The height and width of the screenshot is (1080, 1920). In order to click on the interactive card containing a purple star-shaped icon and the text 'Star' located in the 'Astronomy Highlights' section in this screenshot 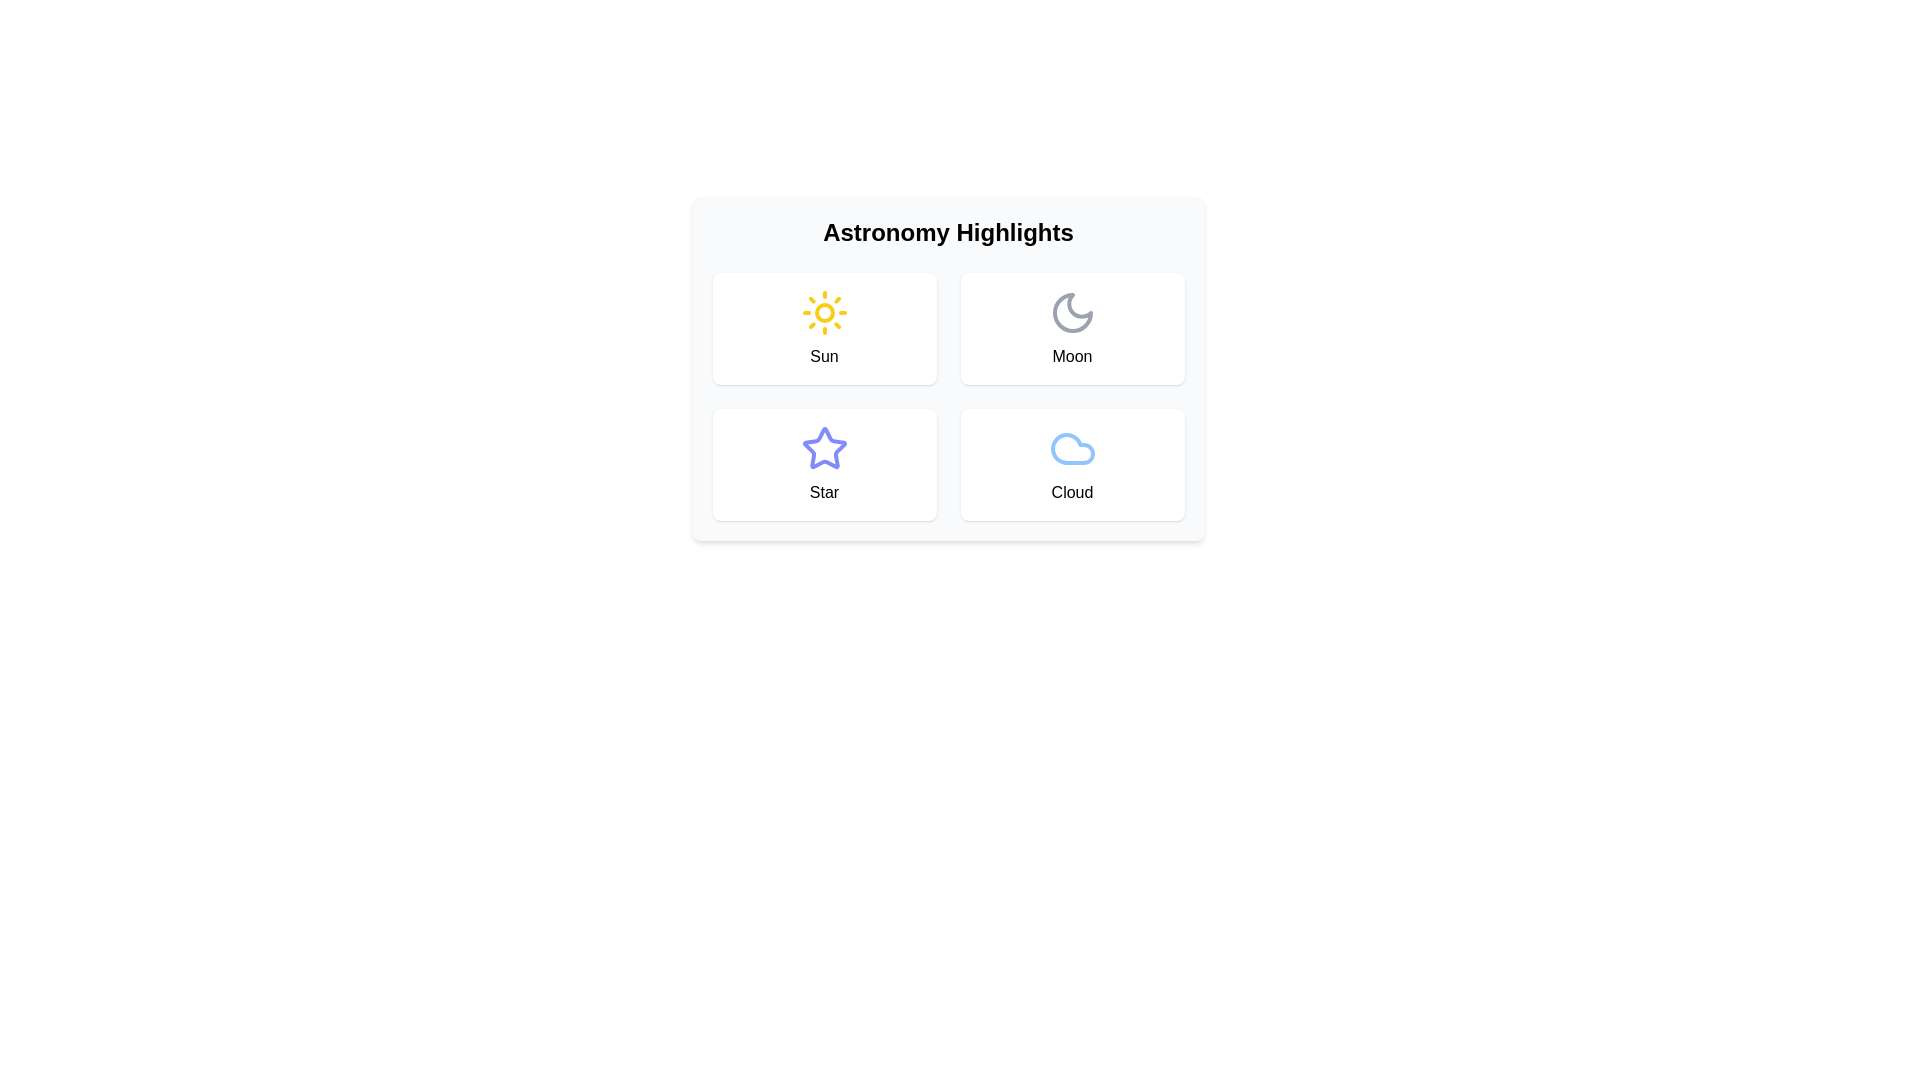, I will do `click(824, 465)`.